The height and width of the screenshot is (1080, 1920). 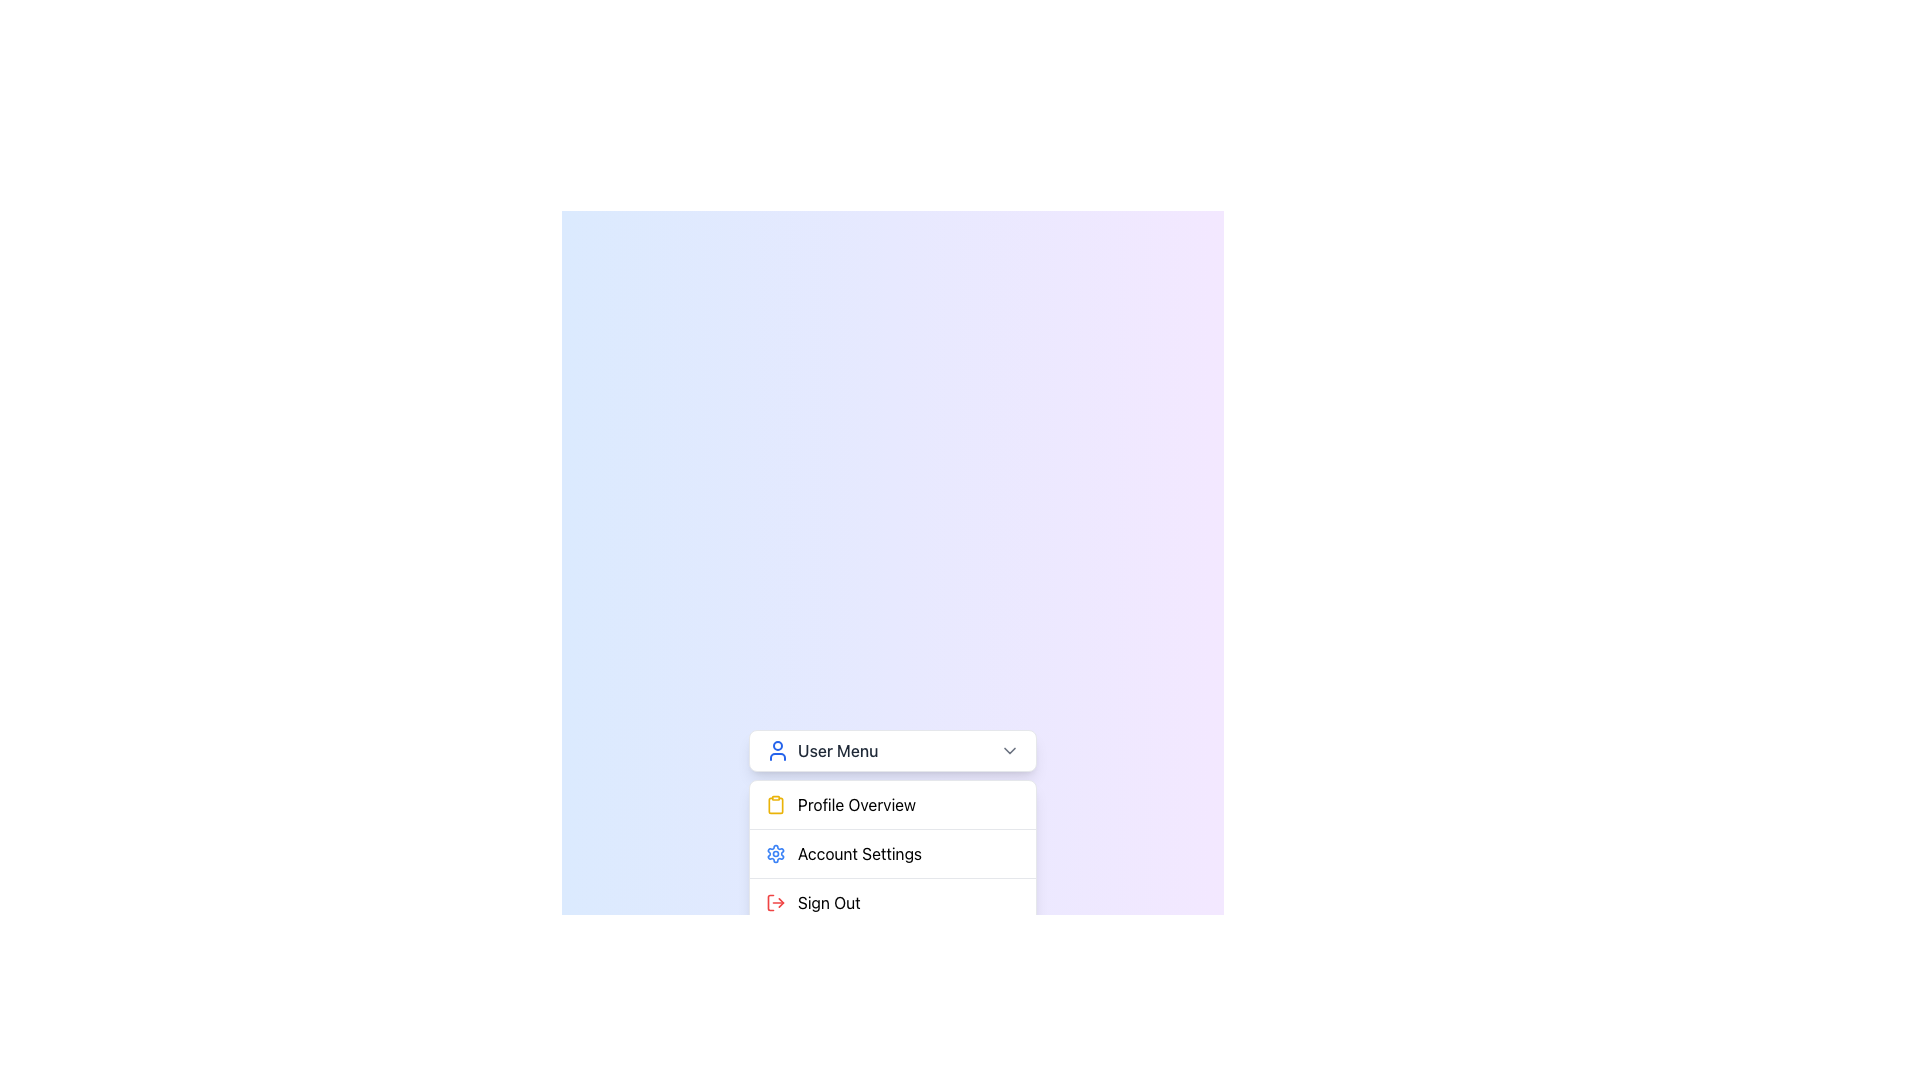 I want to click on the 'Sign Out' button, which is the third item in the dropdown menu, to log out, so click(x=891, y=902).